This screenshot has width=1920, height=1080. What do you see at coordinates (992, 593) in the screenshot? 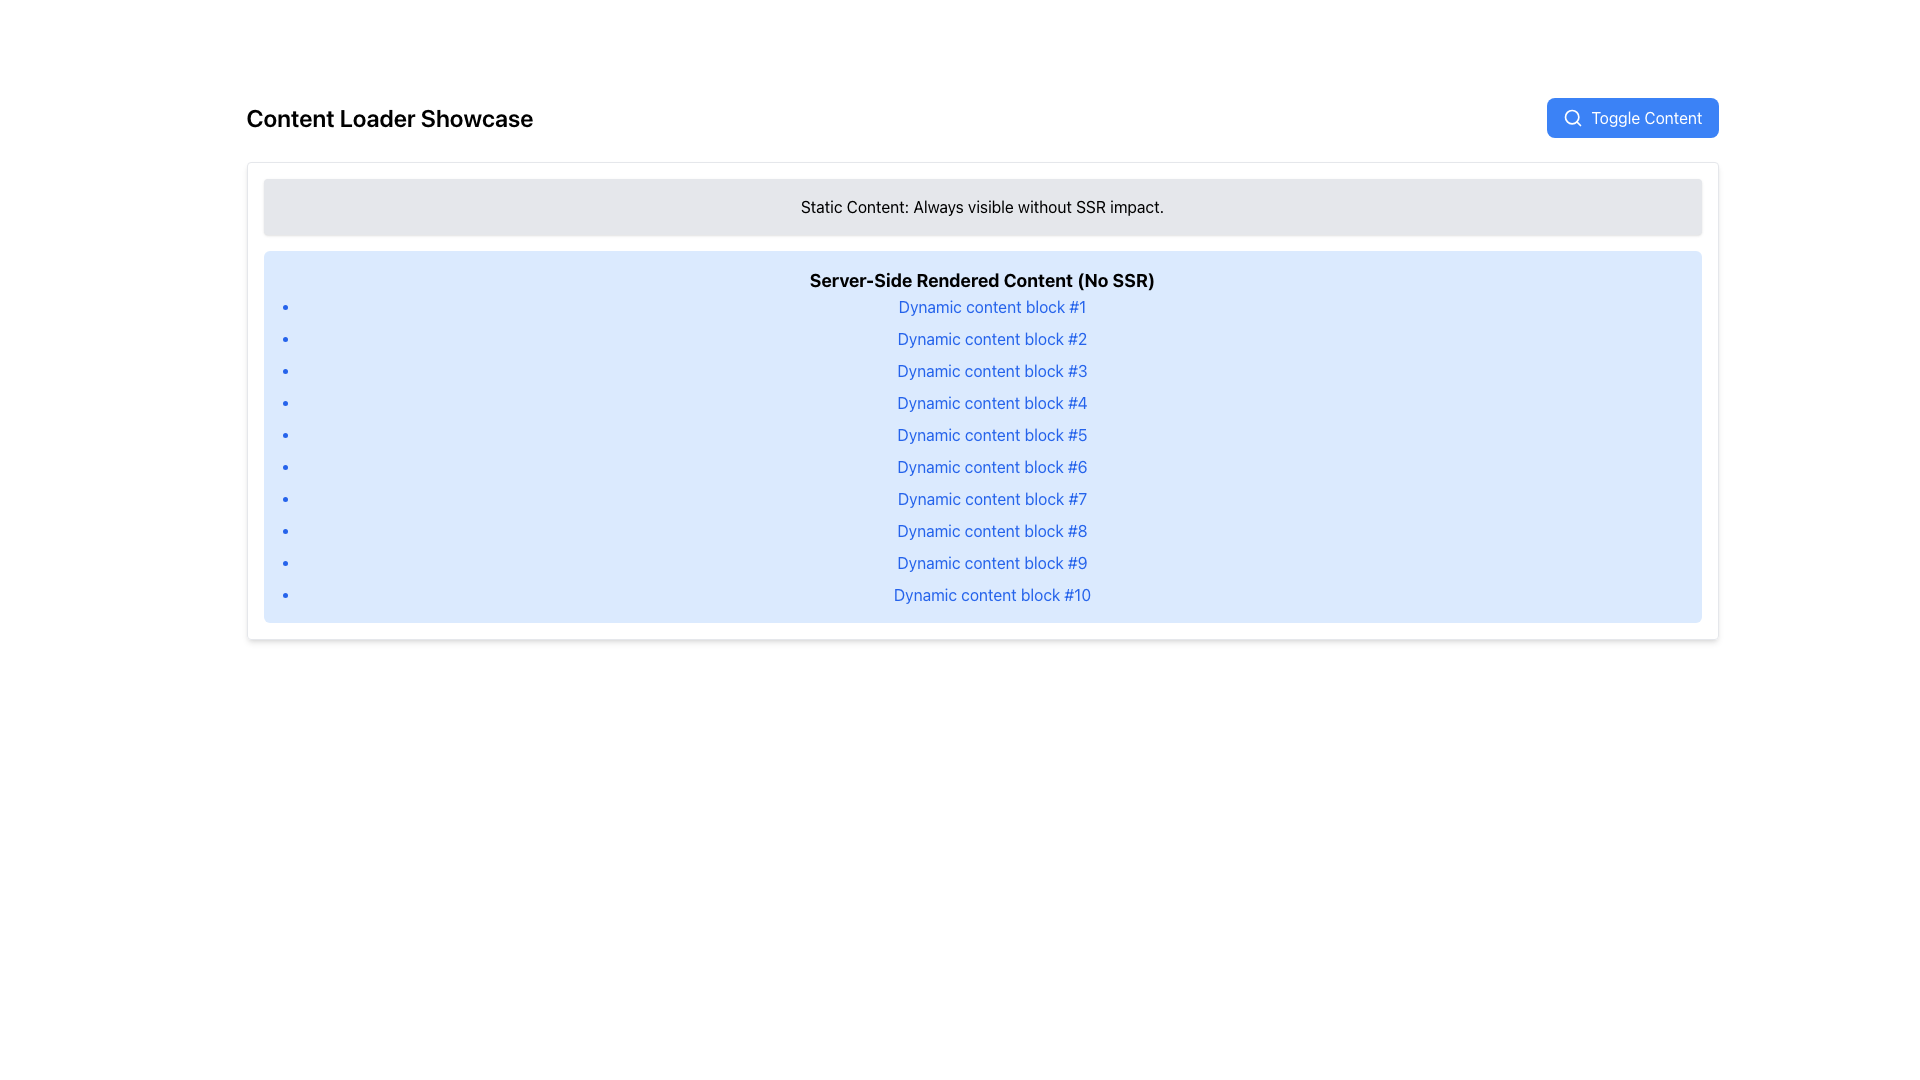
I see `the last text label in the dynamic content showcase, which is labeled as 'Dynamic content block #10'` at bounding box center [992, 593].